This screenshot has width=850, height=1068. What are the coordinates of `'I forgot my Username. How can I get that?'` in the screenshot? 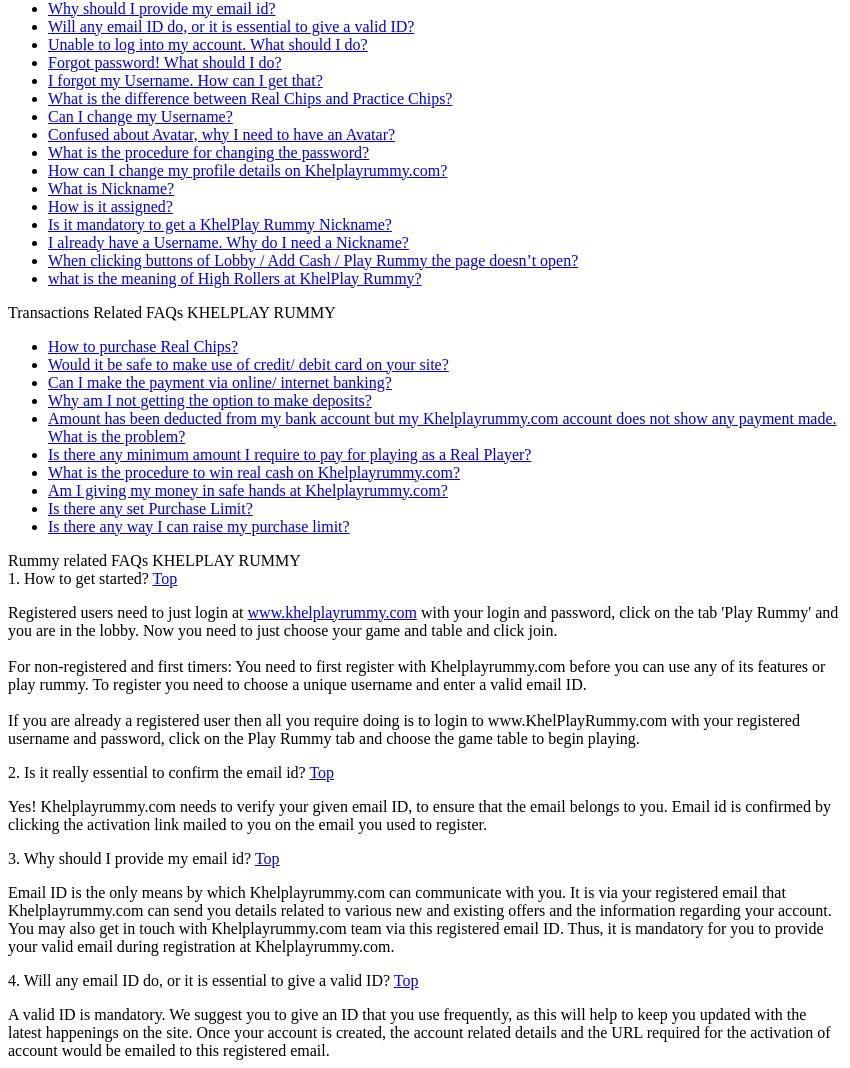 It's located at (183, 78).